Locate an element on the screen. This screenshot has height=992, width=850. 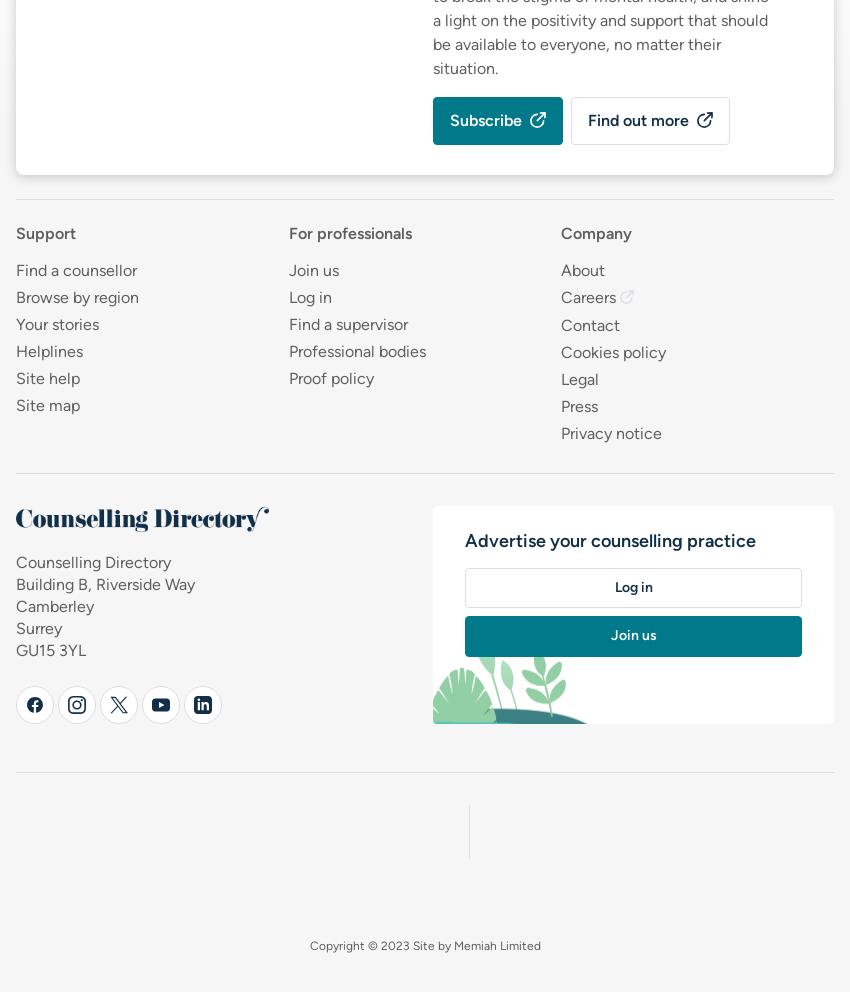
'Professional bodies' is located at coordinates (355, 349).